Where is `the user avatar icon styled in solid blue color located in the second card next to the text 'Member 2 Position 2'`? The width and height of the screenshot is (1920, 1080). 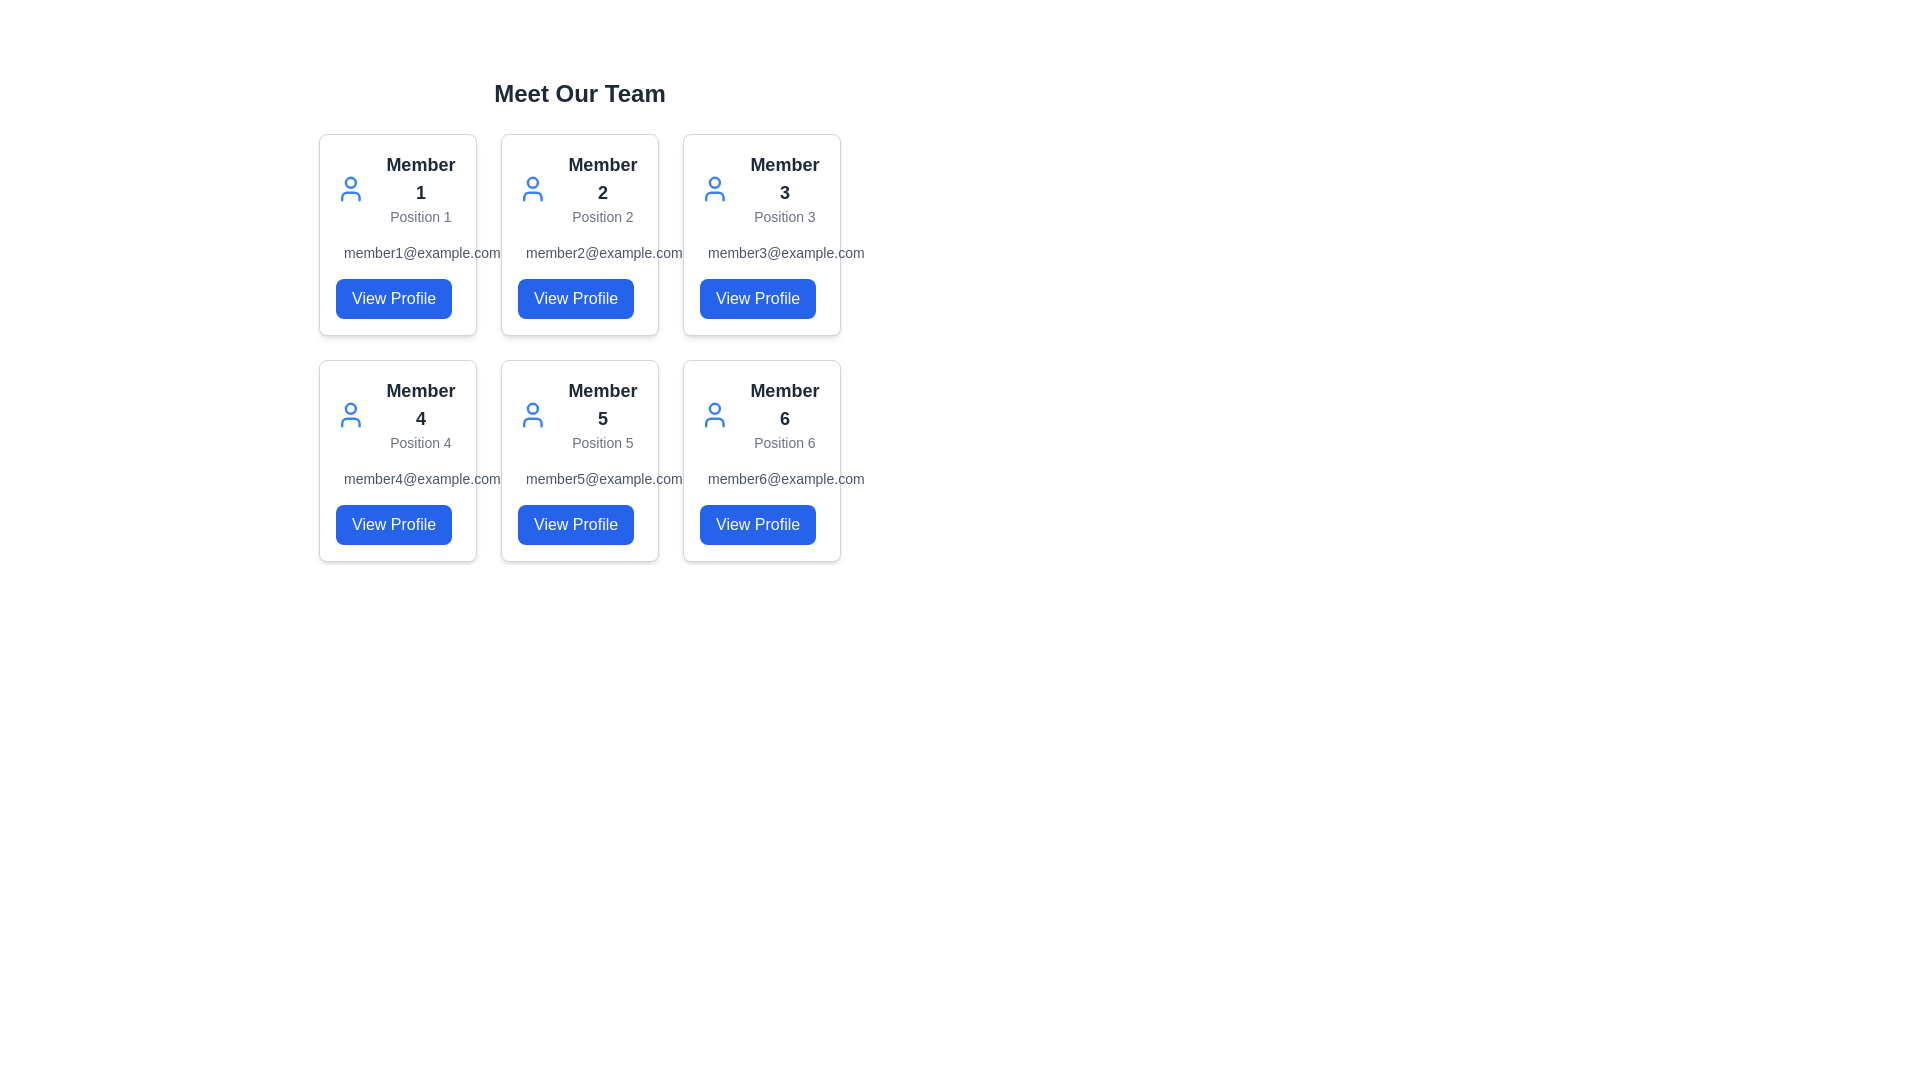
the user avatar icon styled in solid blue color located in the second card next to the text 'Member 2 Position 2' is located at coordinates (532, 189).